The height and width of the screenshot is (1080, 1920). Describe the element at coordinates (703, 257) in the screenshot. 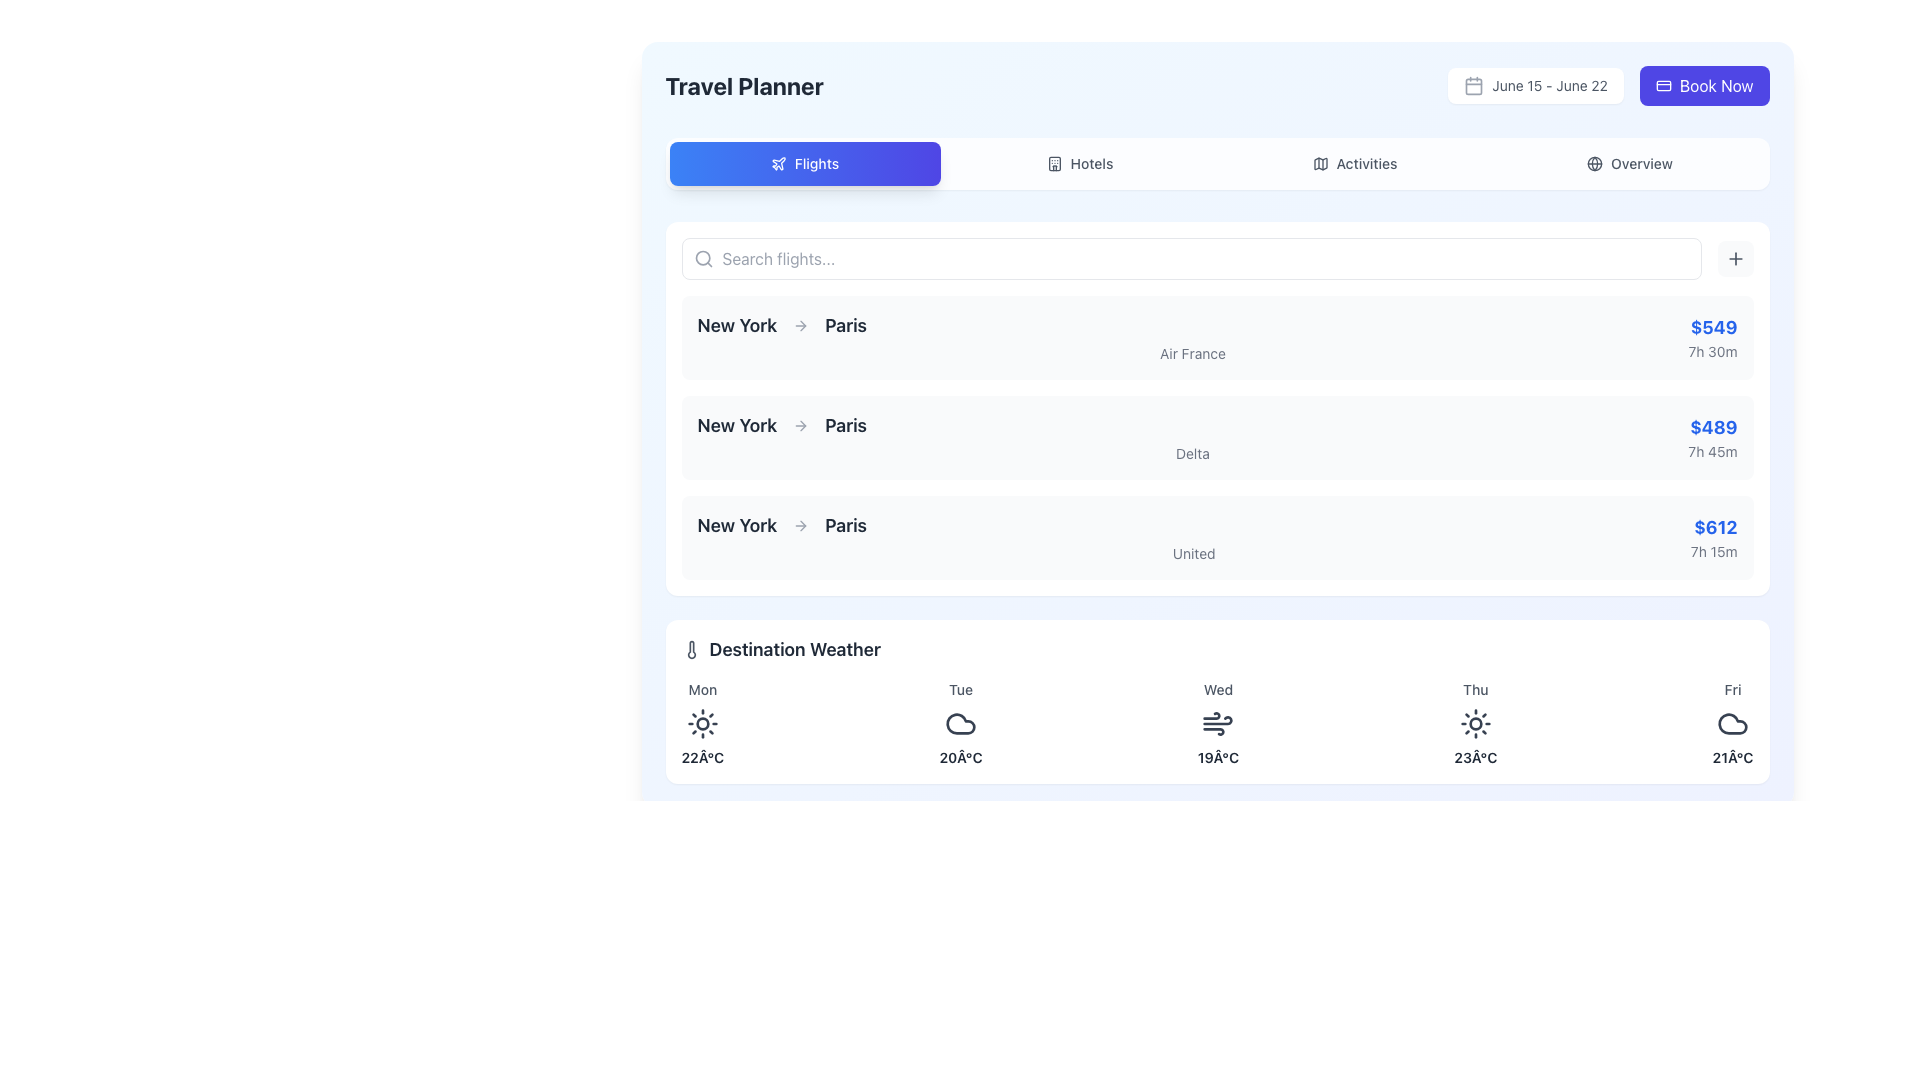

I see `the search icon located to the left of the search bar, near the placeholder text 'Search flights...'` at that location.